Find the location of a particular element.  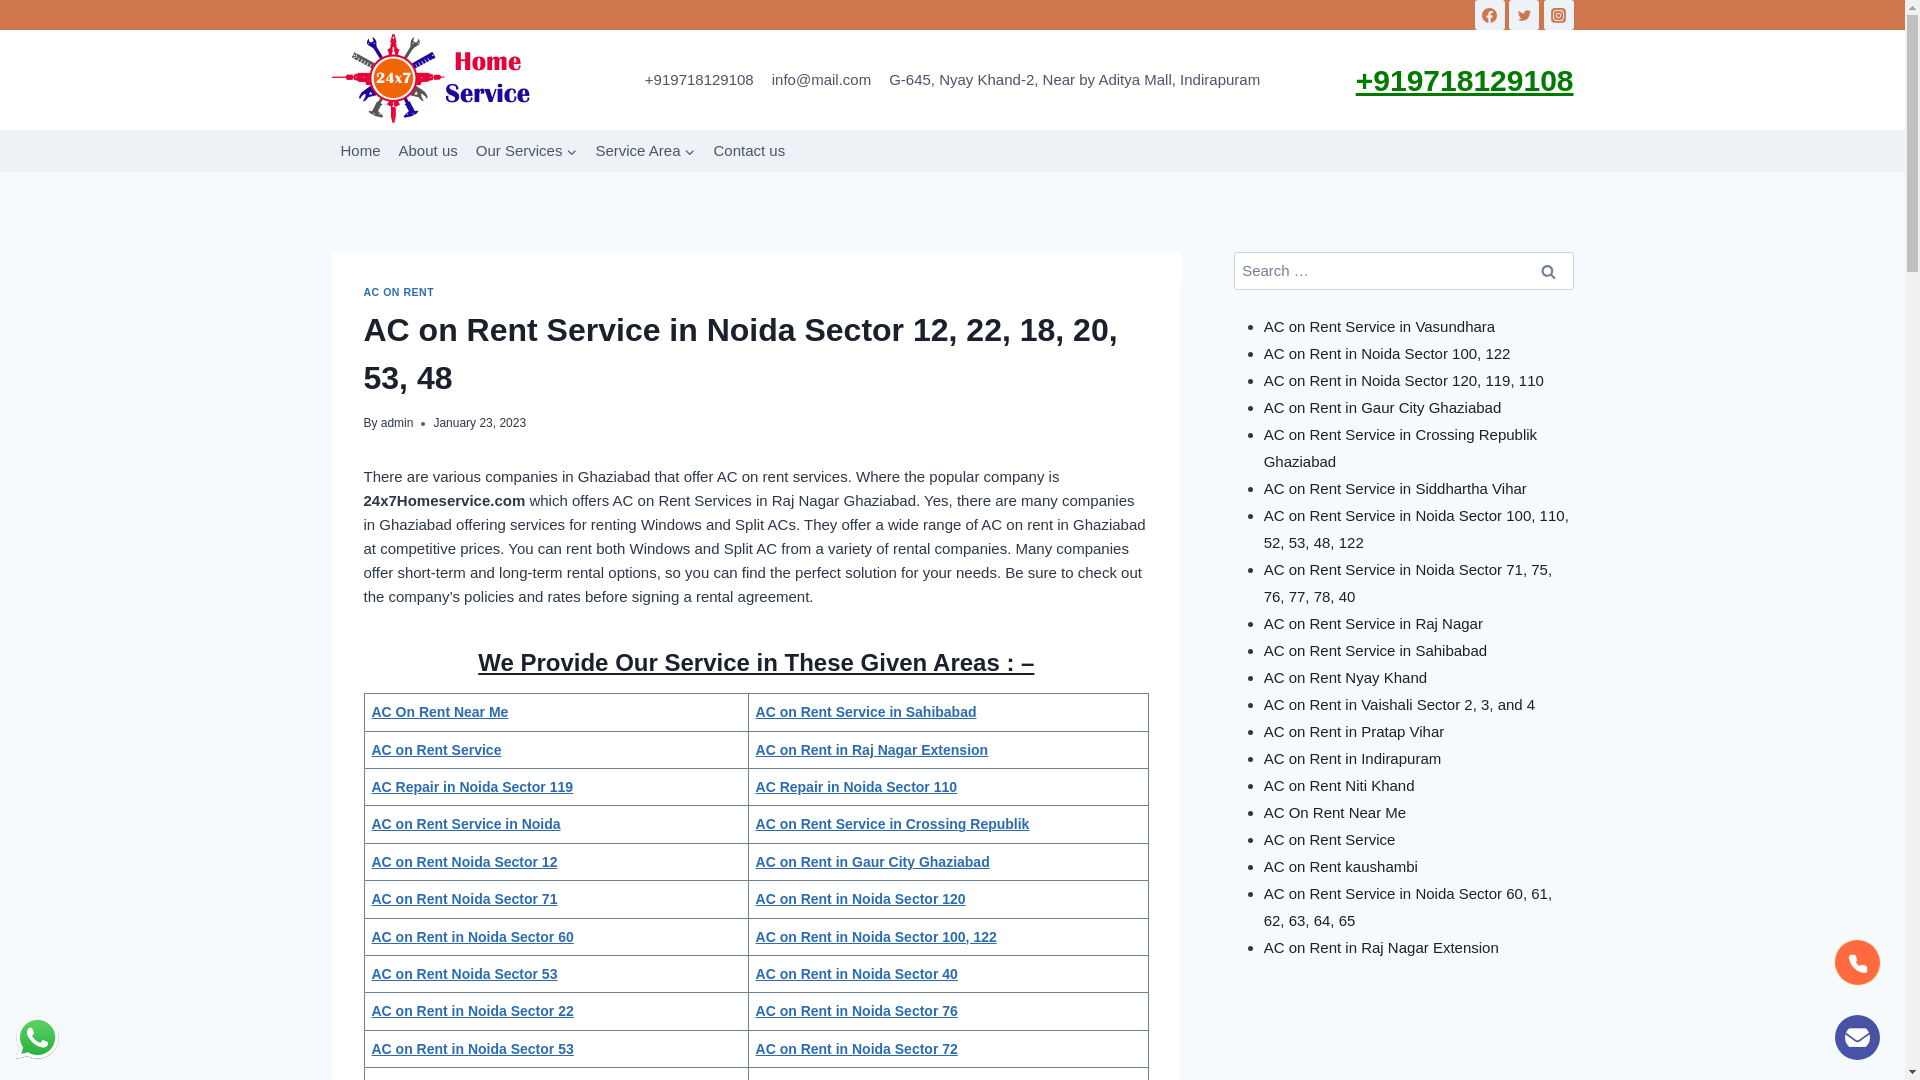

'AC on Rent Service in Crossing Republik Ghaziabad' is located at coordinates (1262, 446).